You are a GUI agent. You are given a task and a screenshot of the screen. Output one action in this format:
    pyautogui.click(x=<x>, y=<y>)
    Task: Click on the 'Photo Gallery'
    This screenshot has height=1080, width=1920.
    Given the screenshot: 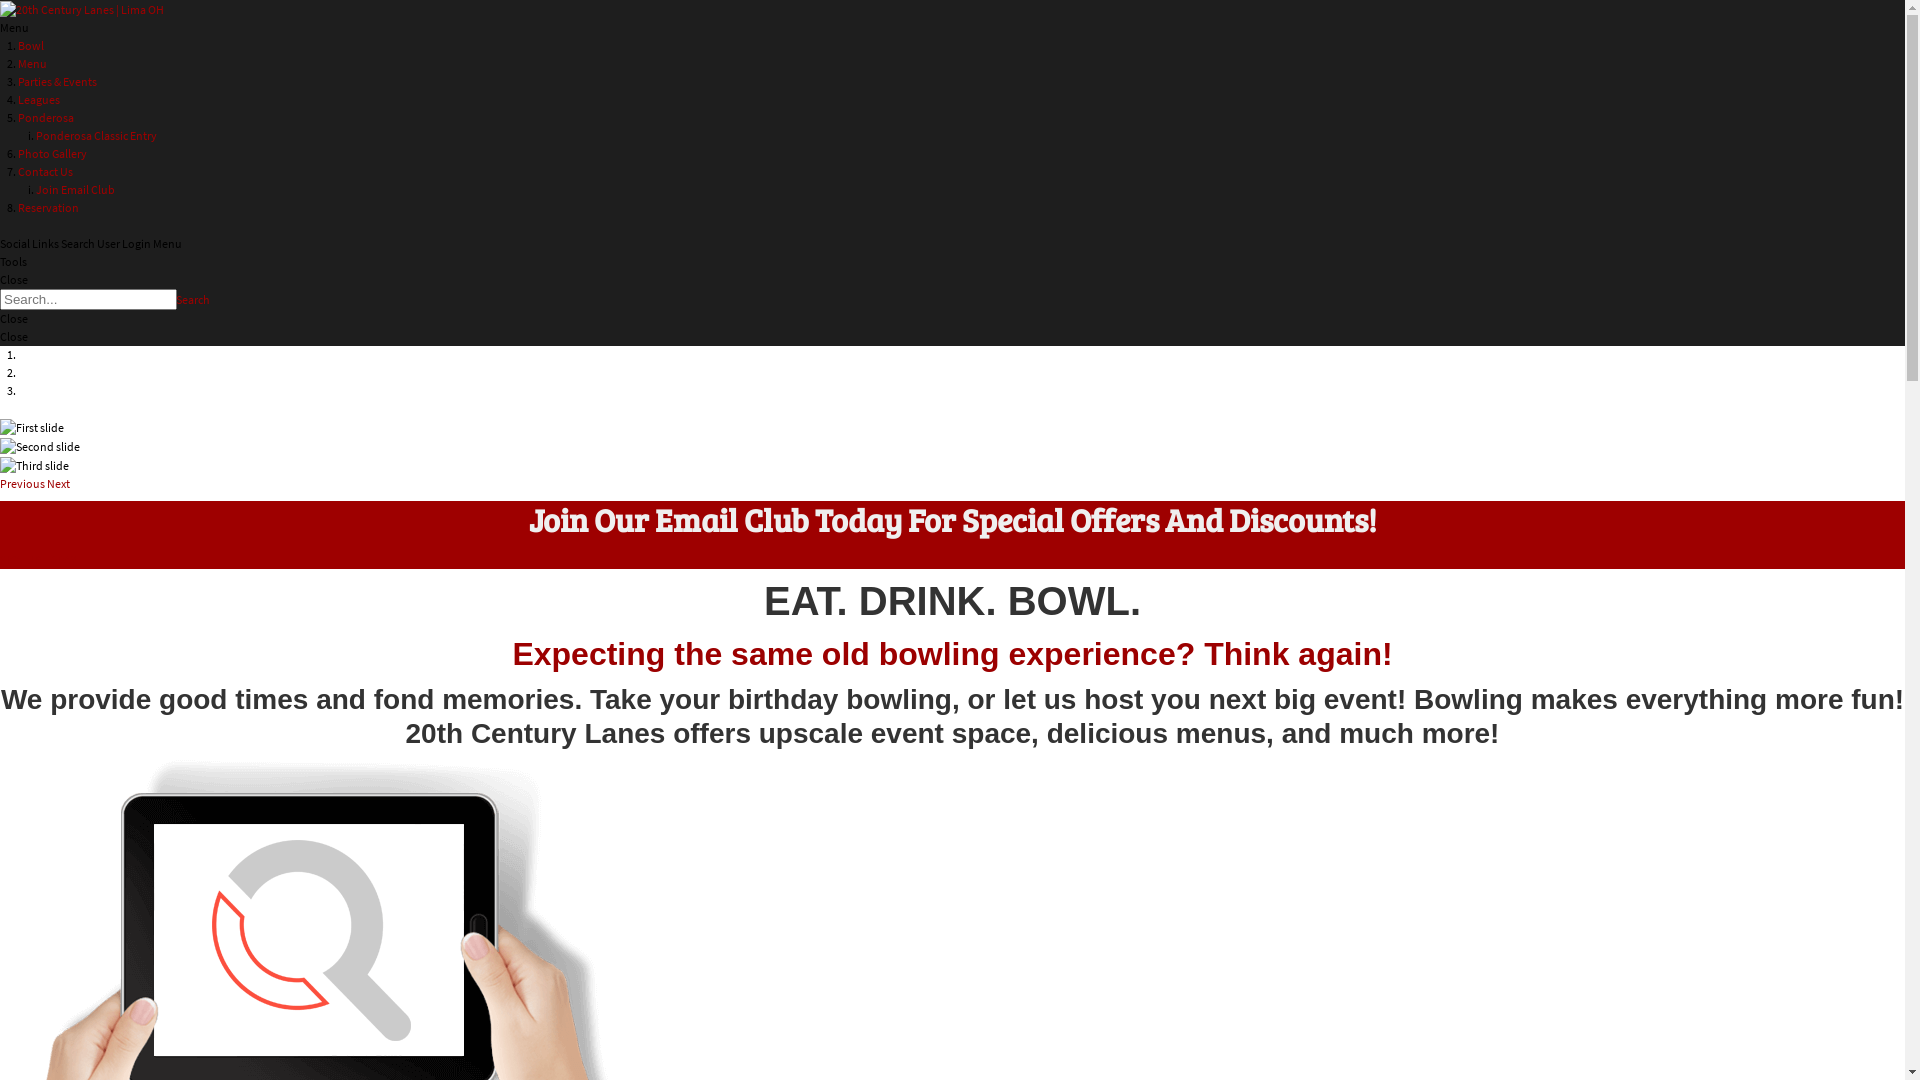 What is the action you would take?
    pyautogui.click(x=52, y=152)
    